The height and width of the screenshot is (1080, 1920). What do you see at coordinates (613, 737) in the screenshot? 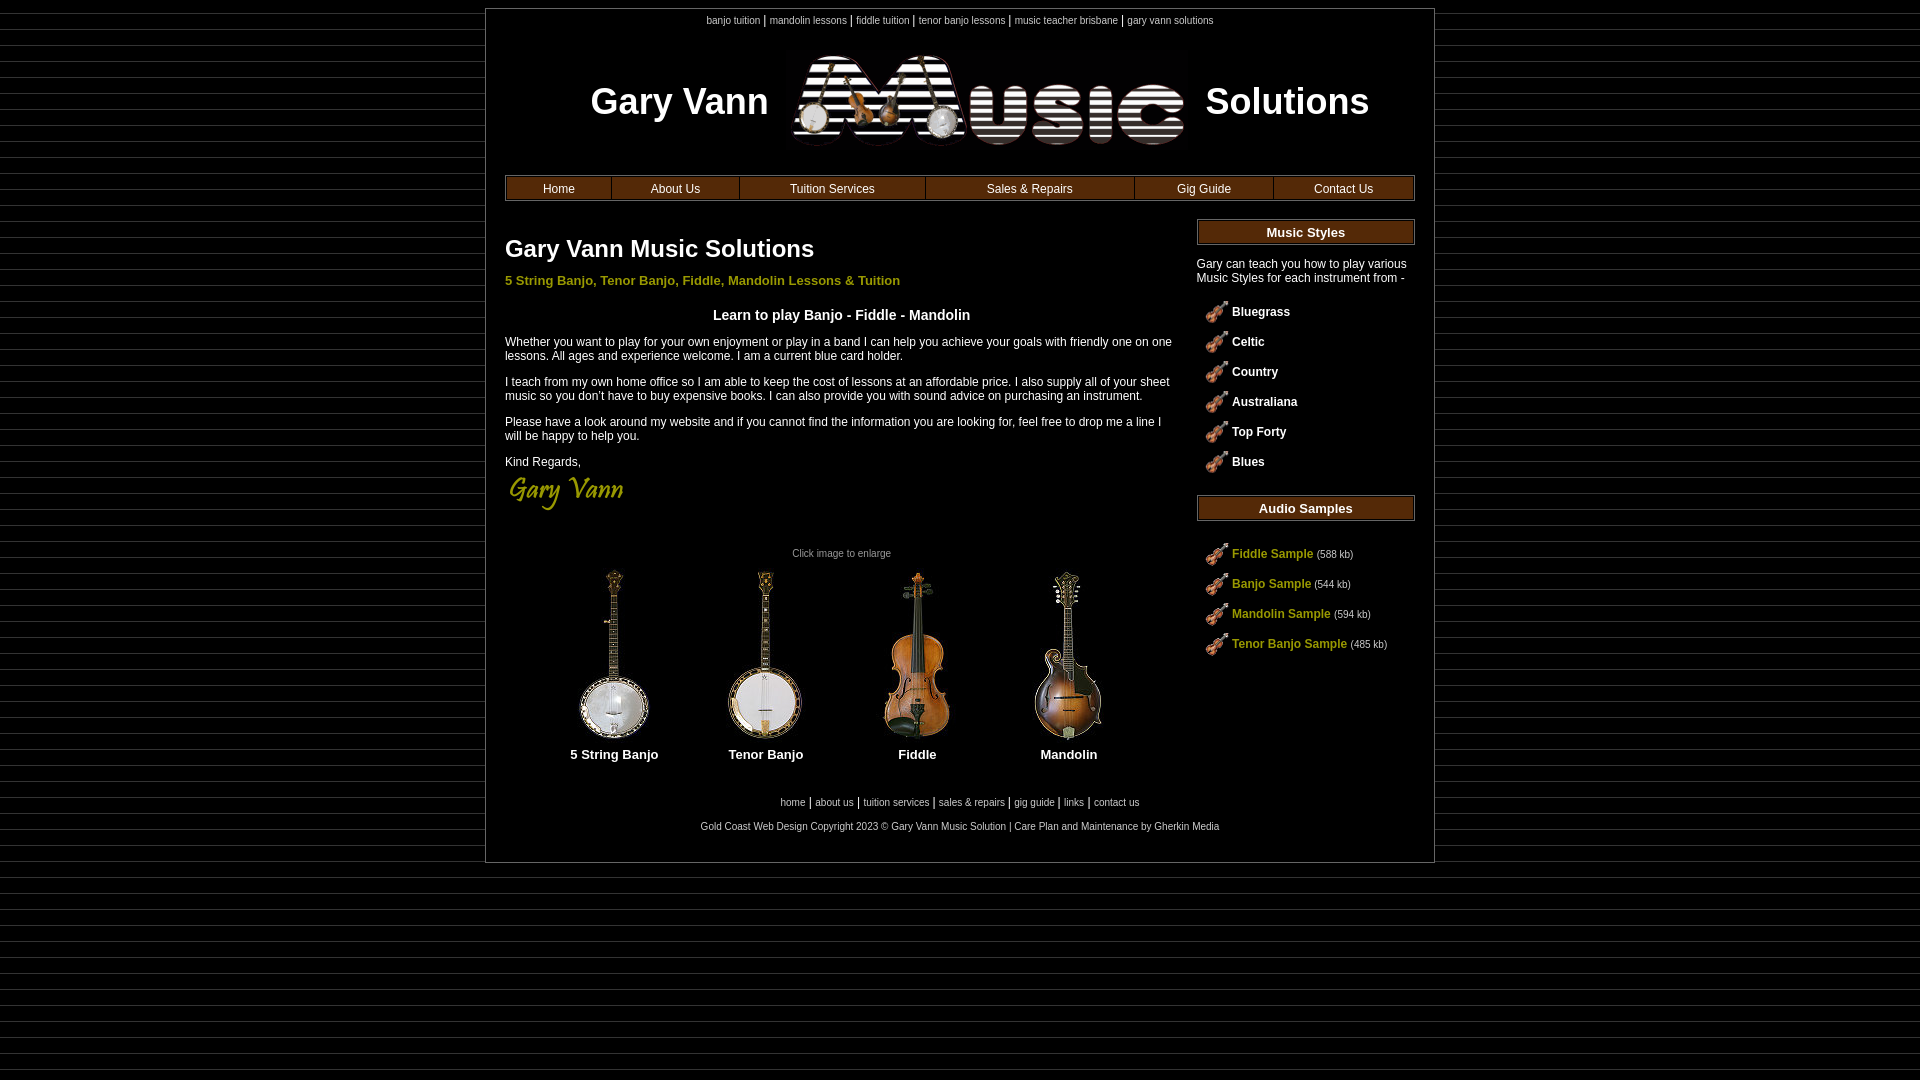
I see `'5 String Banjo'` at bounding box center [613, 737].